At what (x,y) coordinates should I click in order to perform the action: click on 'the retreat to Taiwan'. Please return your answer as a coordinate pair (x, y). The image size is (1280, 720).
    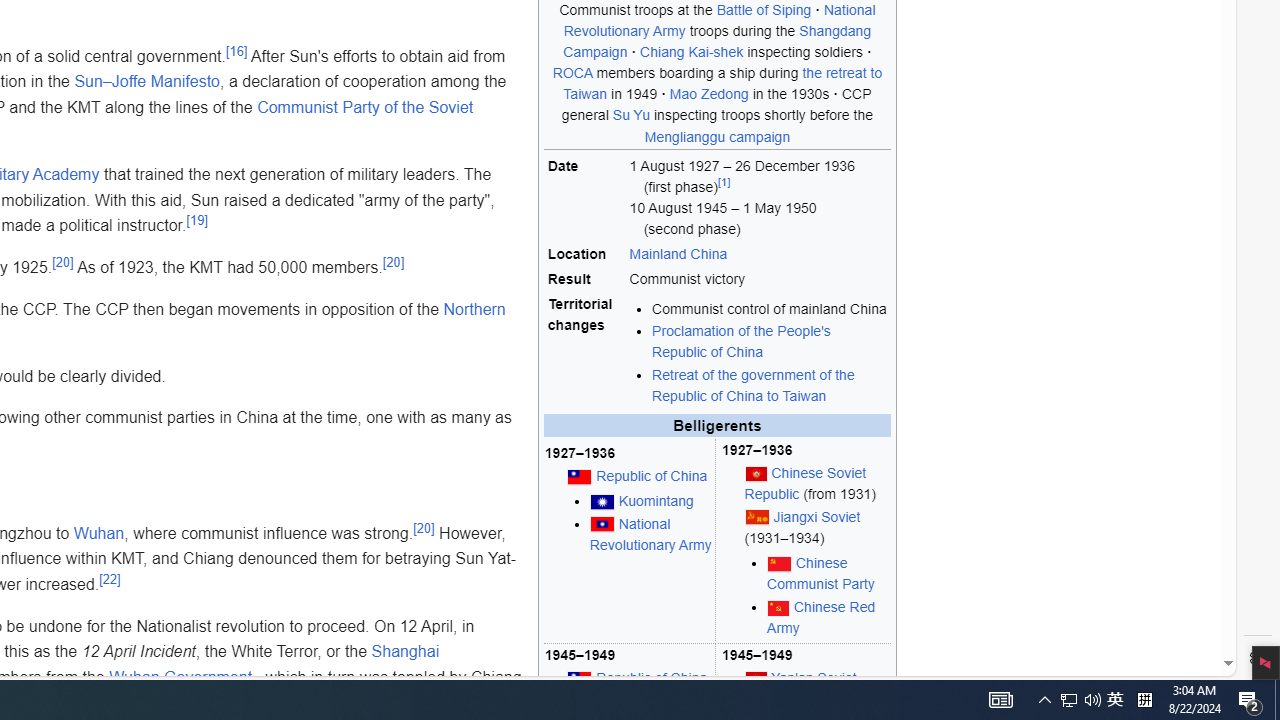
    Looking at the image, I should click on (722, 82).